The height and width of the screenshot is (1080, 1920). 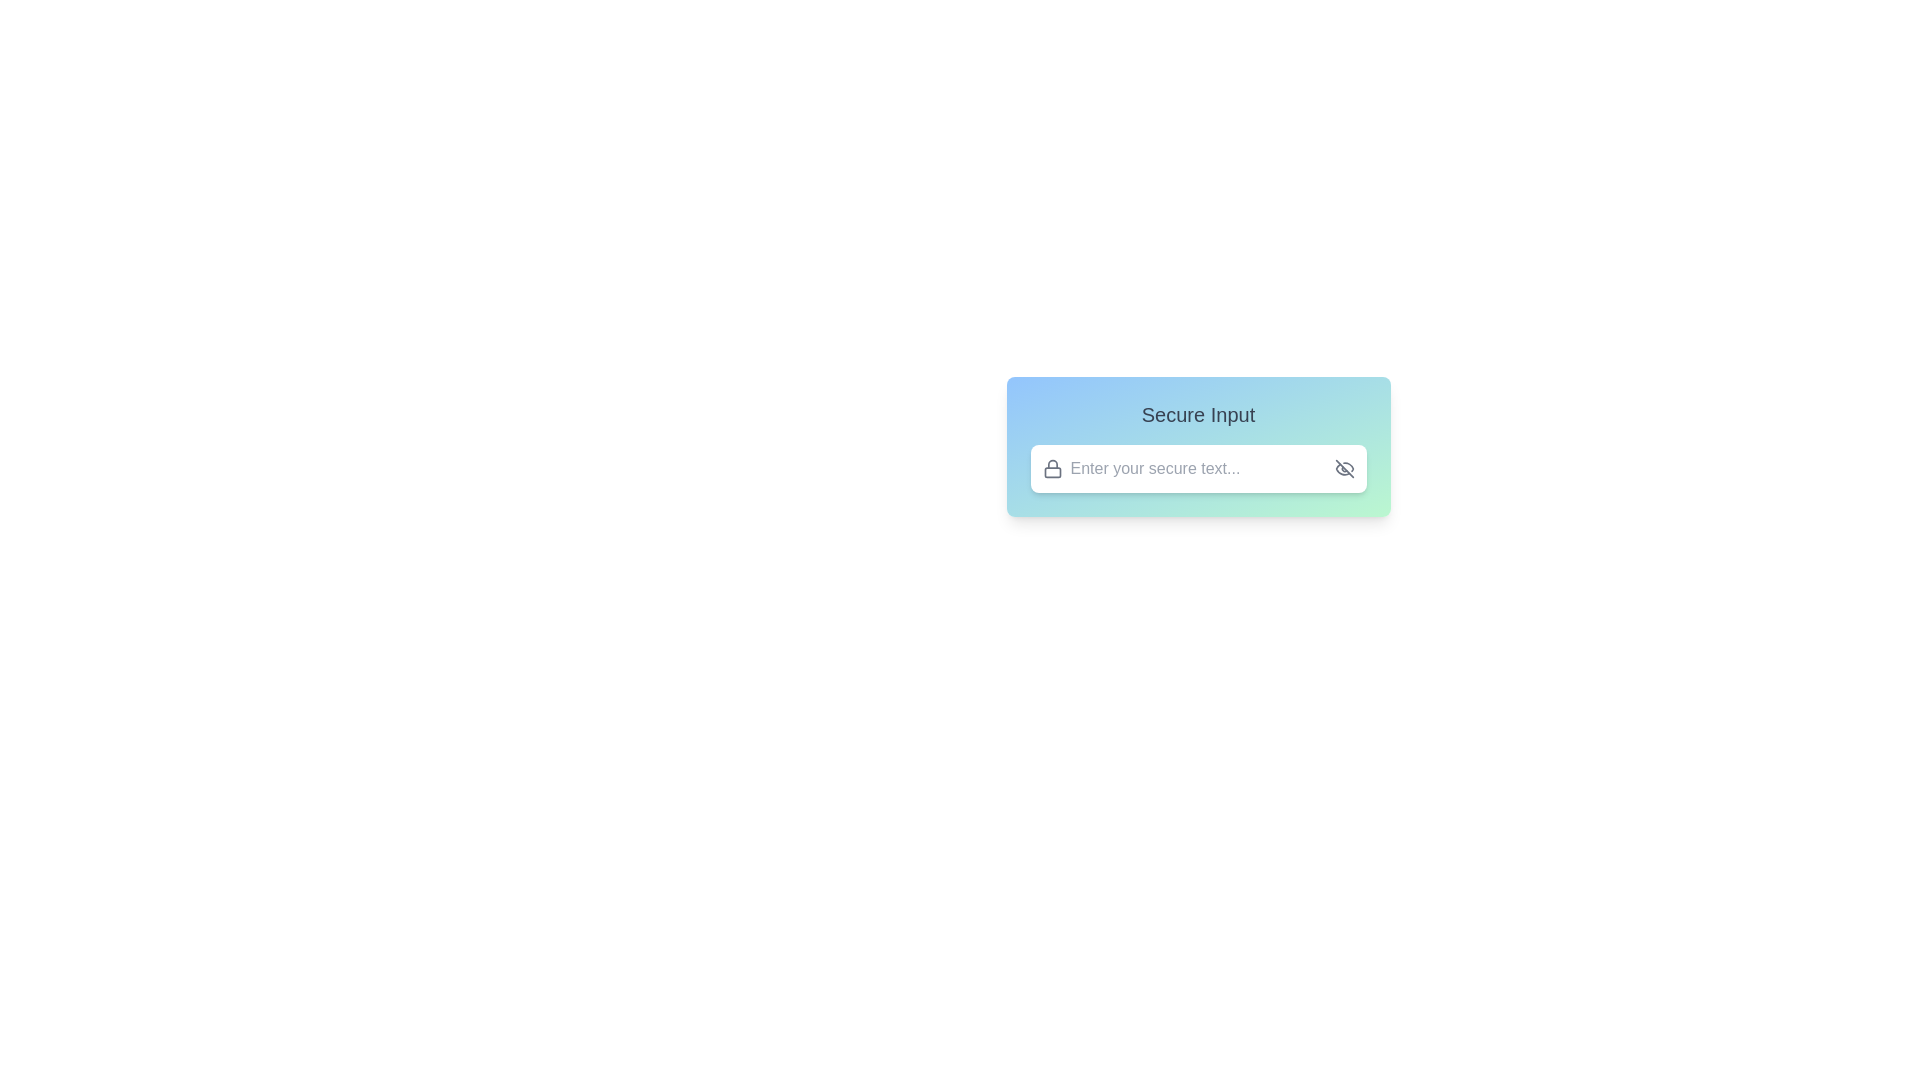 What do you see at coordinates (1198, 414) in the screenshot?
I see `text from the 'Secure Input' label, which is styled in large, bold font and located centrally above the input field` at bounding box center [1198, 414].